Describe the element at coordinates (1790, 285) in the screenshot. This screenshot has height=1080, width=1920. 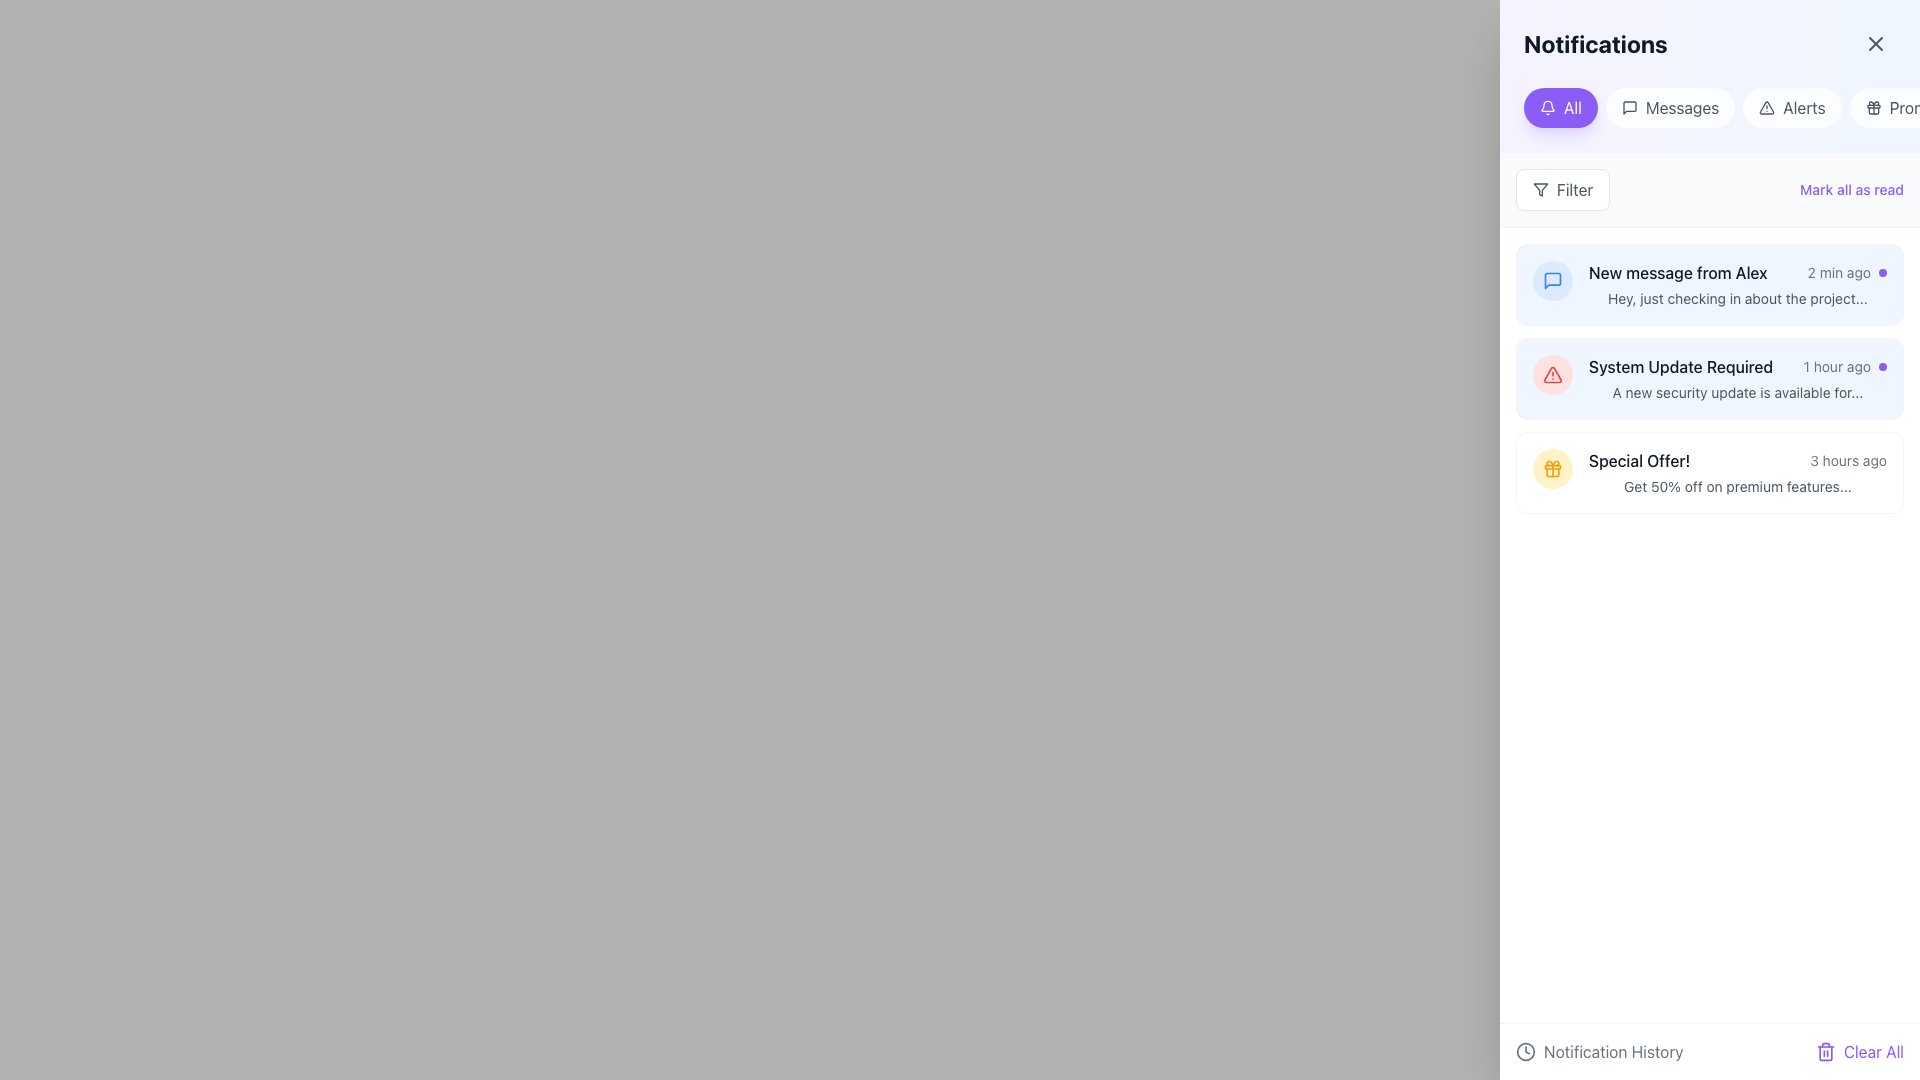
I see `the small square archive box icon located on the right side of the first notification titled 'New message from Alex', which is set within a rounded interactive background` at that location.